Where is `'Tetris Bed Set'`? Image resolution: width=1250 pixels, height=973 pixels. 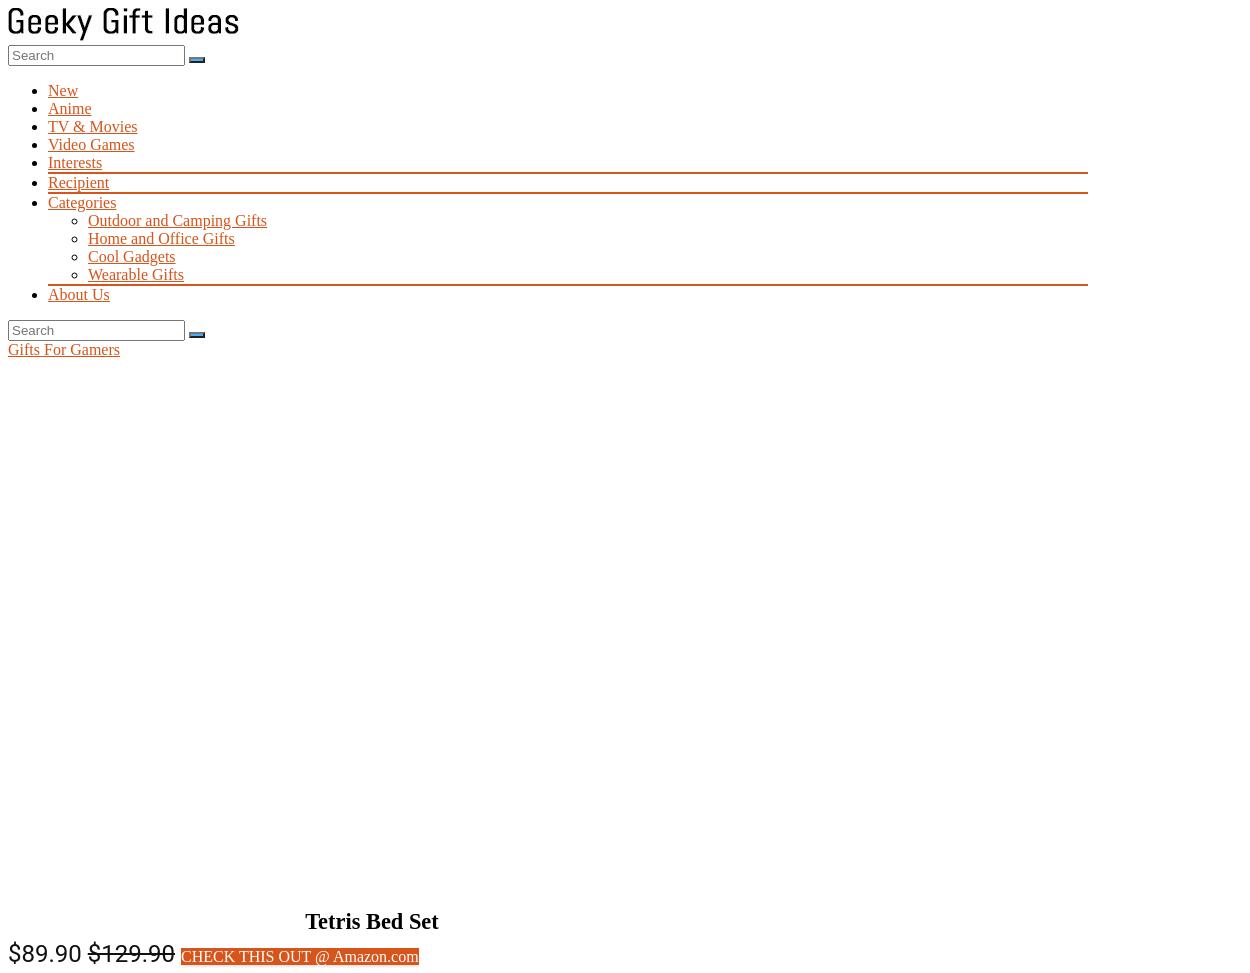 'Tetris Bed Set' is located at coordinates (370, 920).